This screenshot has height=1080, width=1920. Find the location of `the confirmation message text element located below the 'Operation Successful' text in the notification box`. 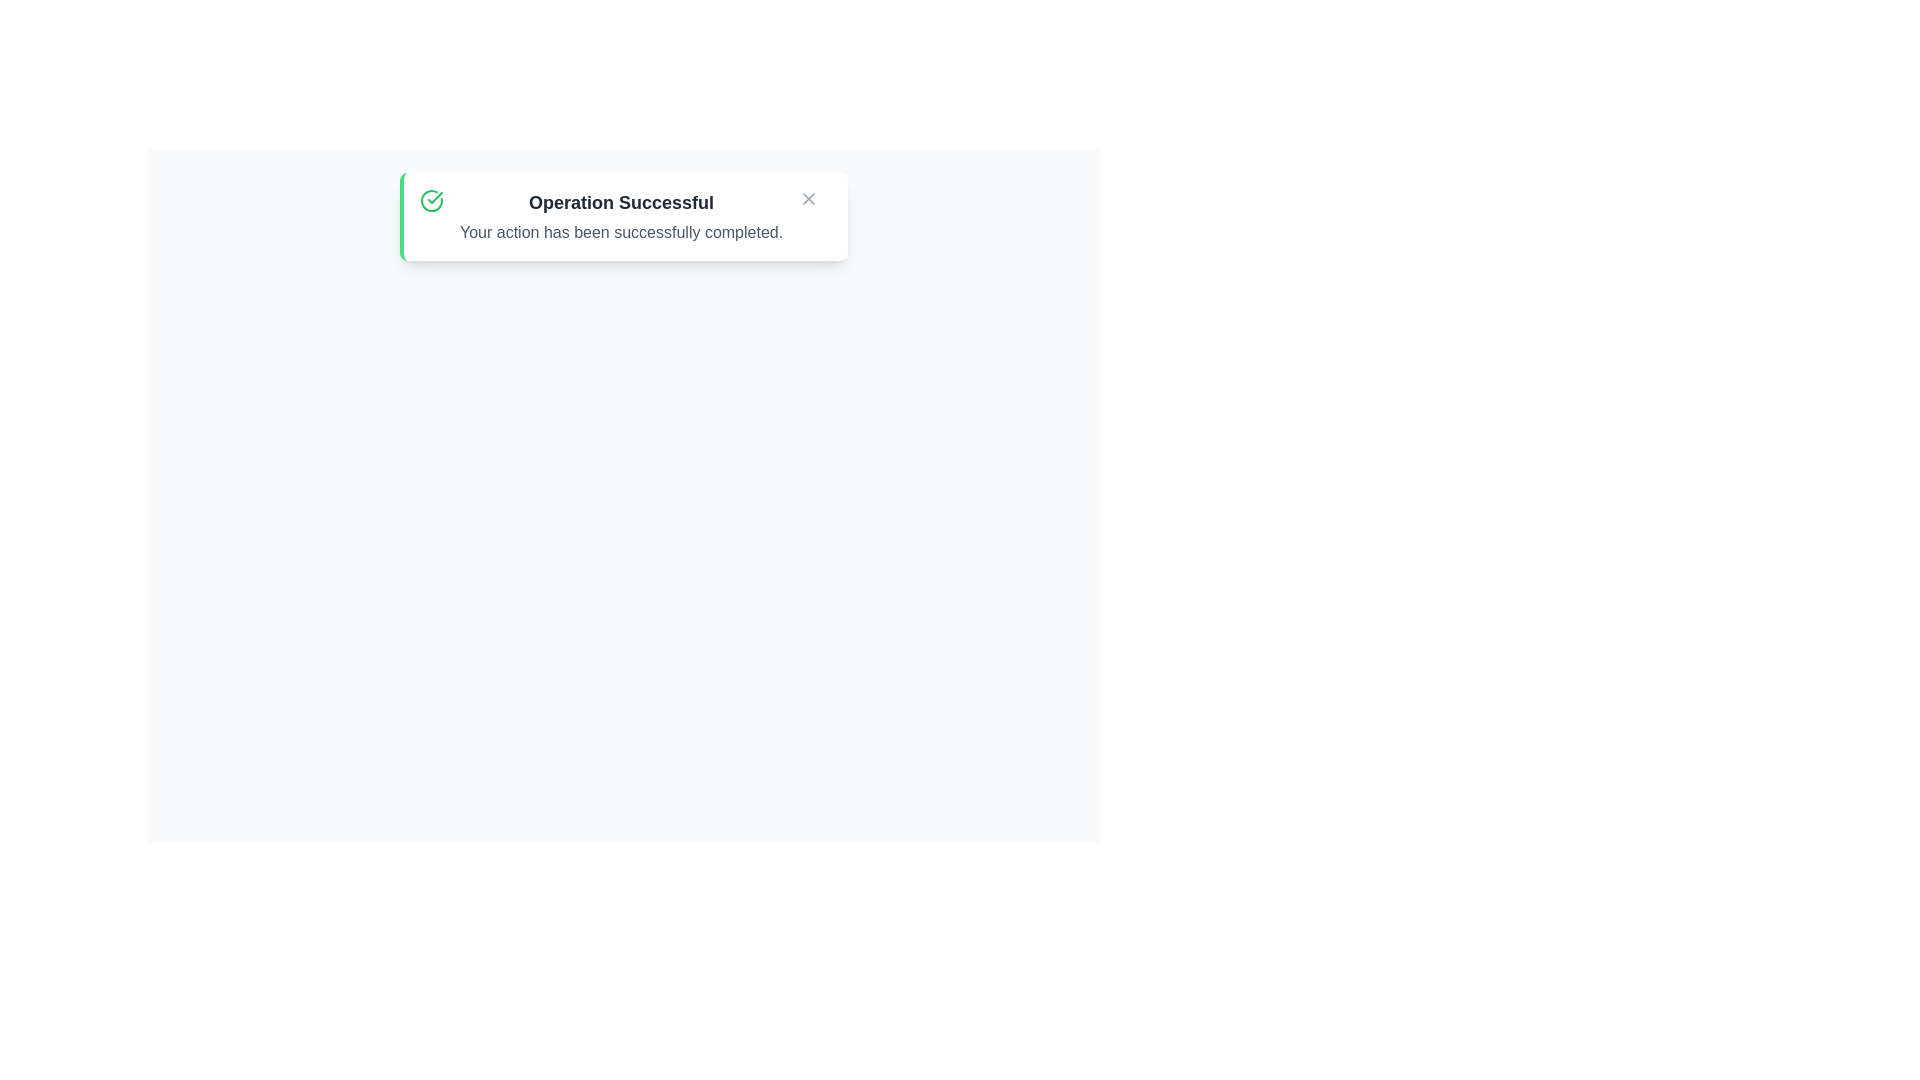

the confirmation message text element located below the 'Operation Successful' text in the notification box is located at coordinates (620, 231).